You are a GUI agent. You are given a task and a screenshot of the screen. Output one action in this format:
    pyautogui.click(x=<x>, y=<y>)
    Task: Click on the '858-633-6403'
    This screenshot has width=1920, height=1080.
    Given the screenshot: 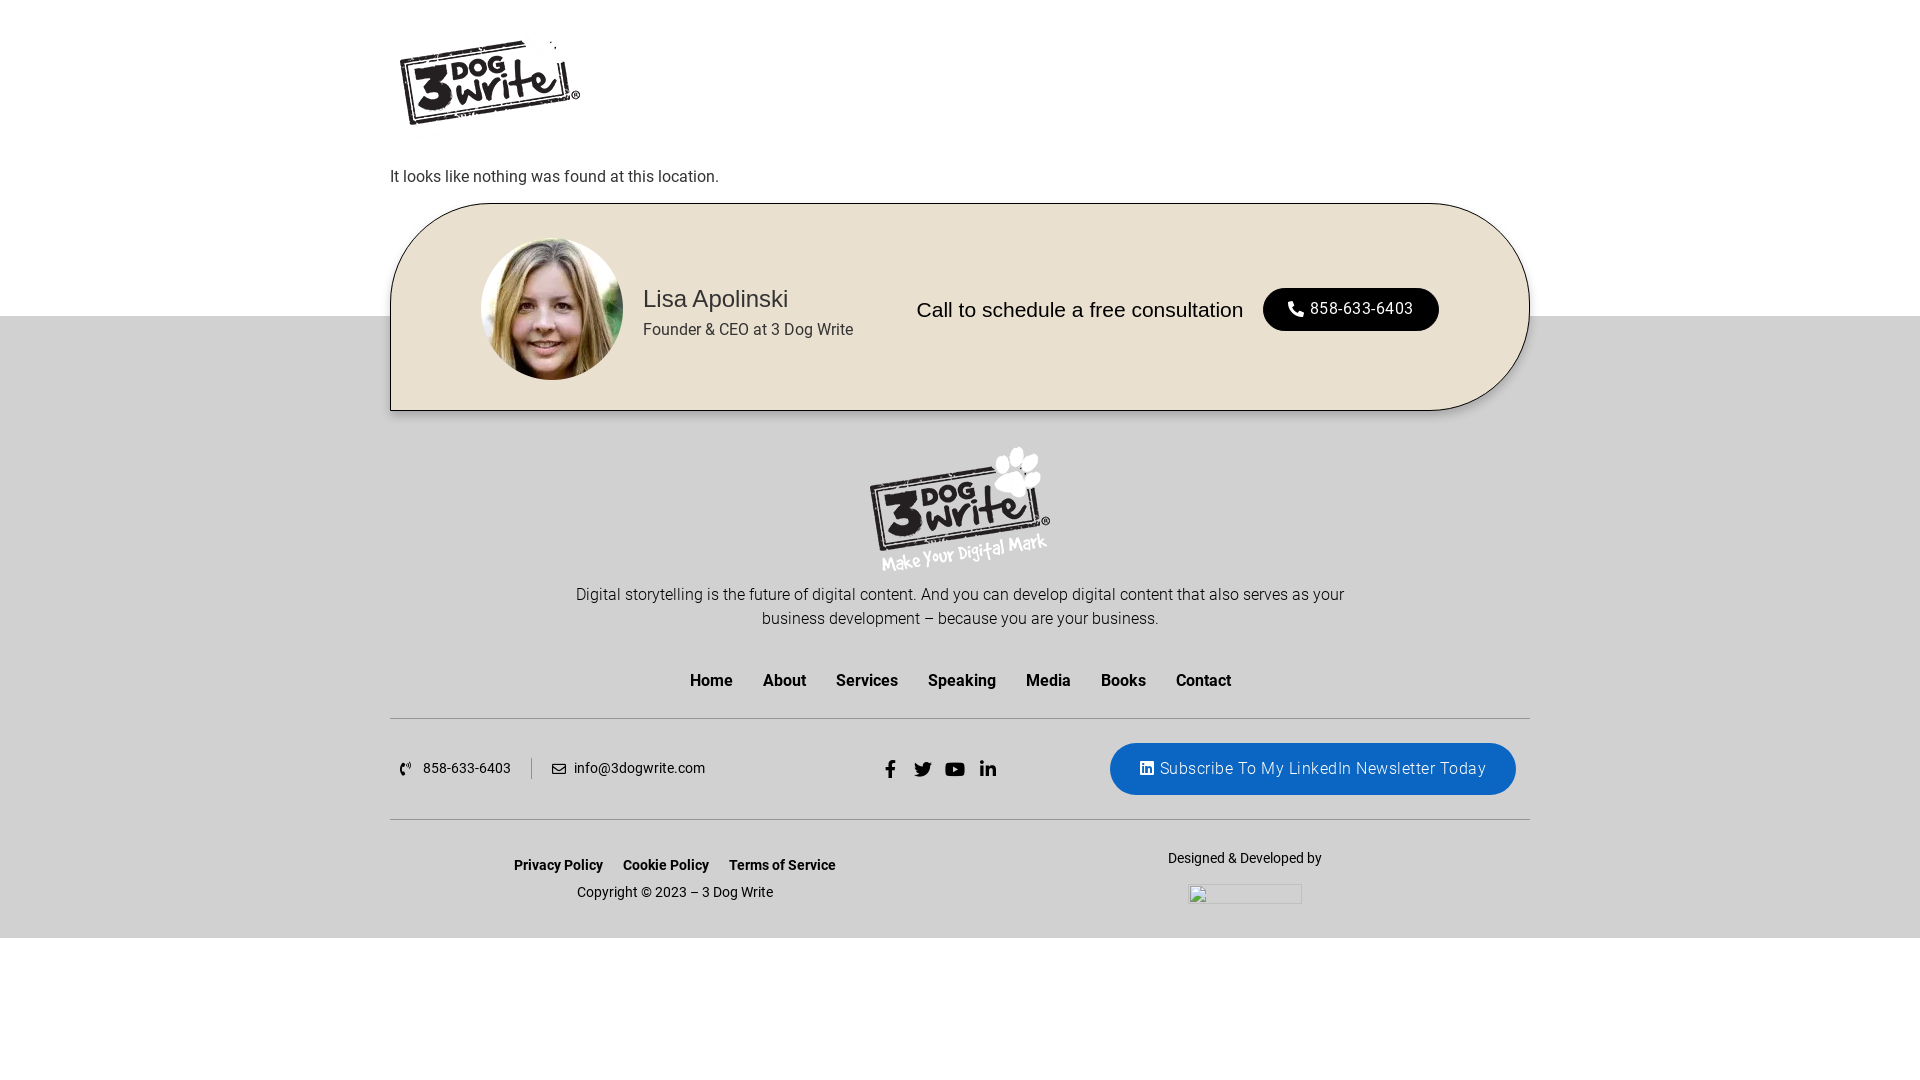 What is the action you would take?
    pyautogui.click(x=1350, y=309)
    